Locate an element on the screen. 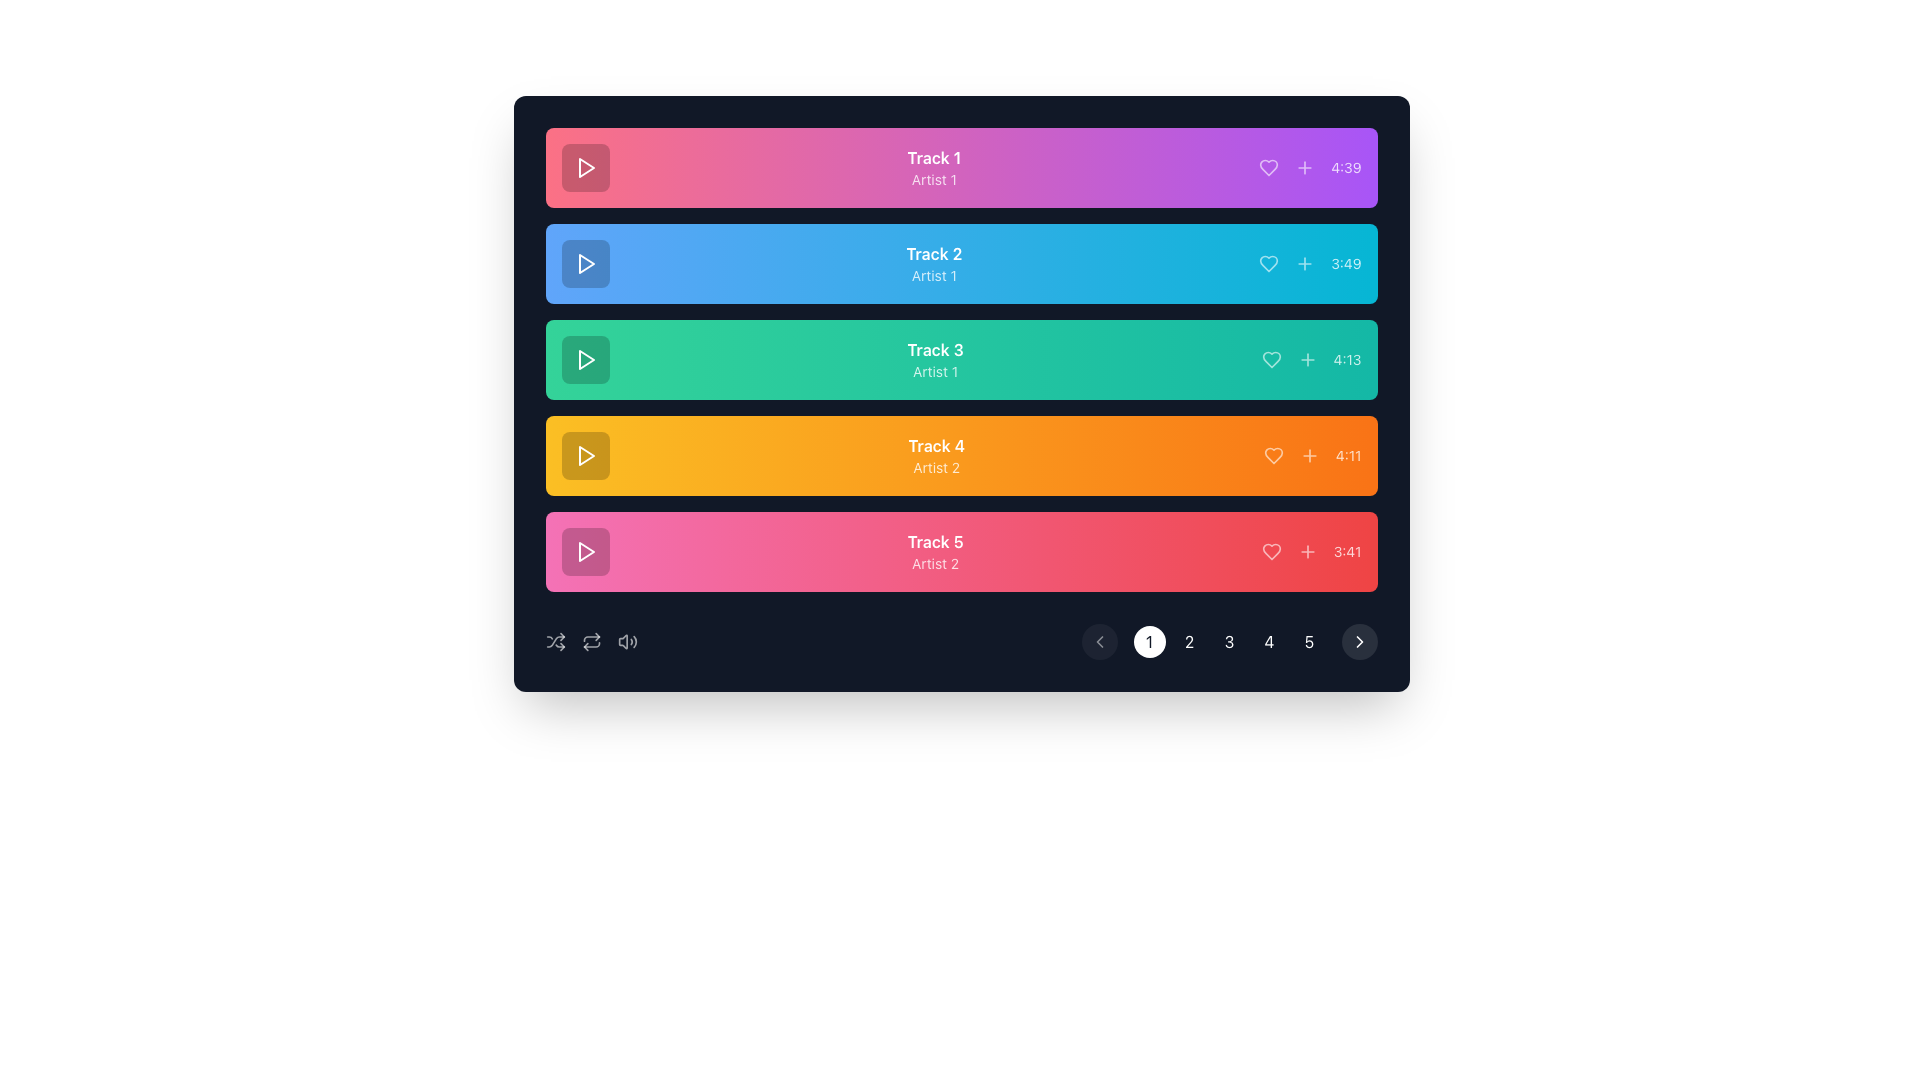 The height and width of the screenshot is (1080, 1920). the text label displaying '3:41' which is positioned at the right end of the bottom-most track item in a list of tracks against a red background is located at coordinates (1347, 551).